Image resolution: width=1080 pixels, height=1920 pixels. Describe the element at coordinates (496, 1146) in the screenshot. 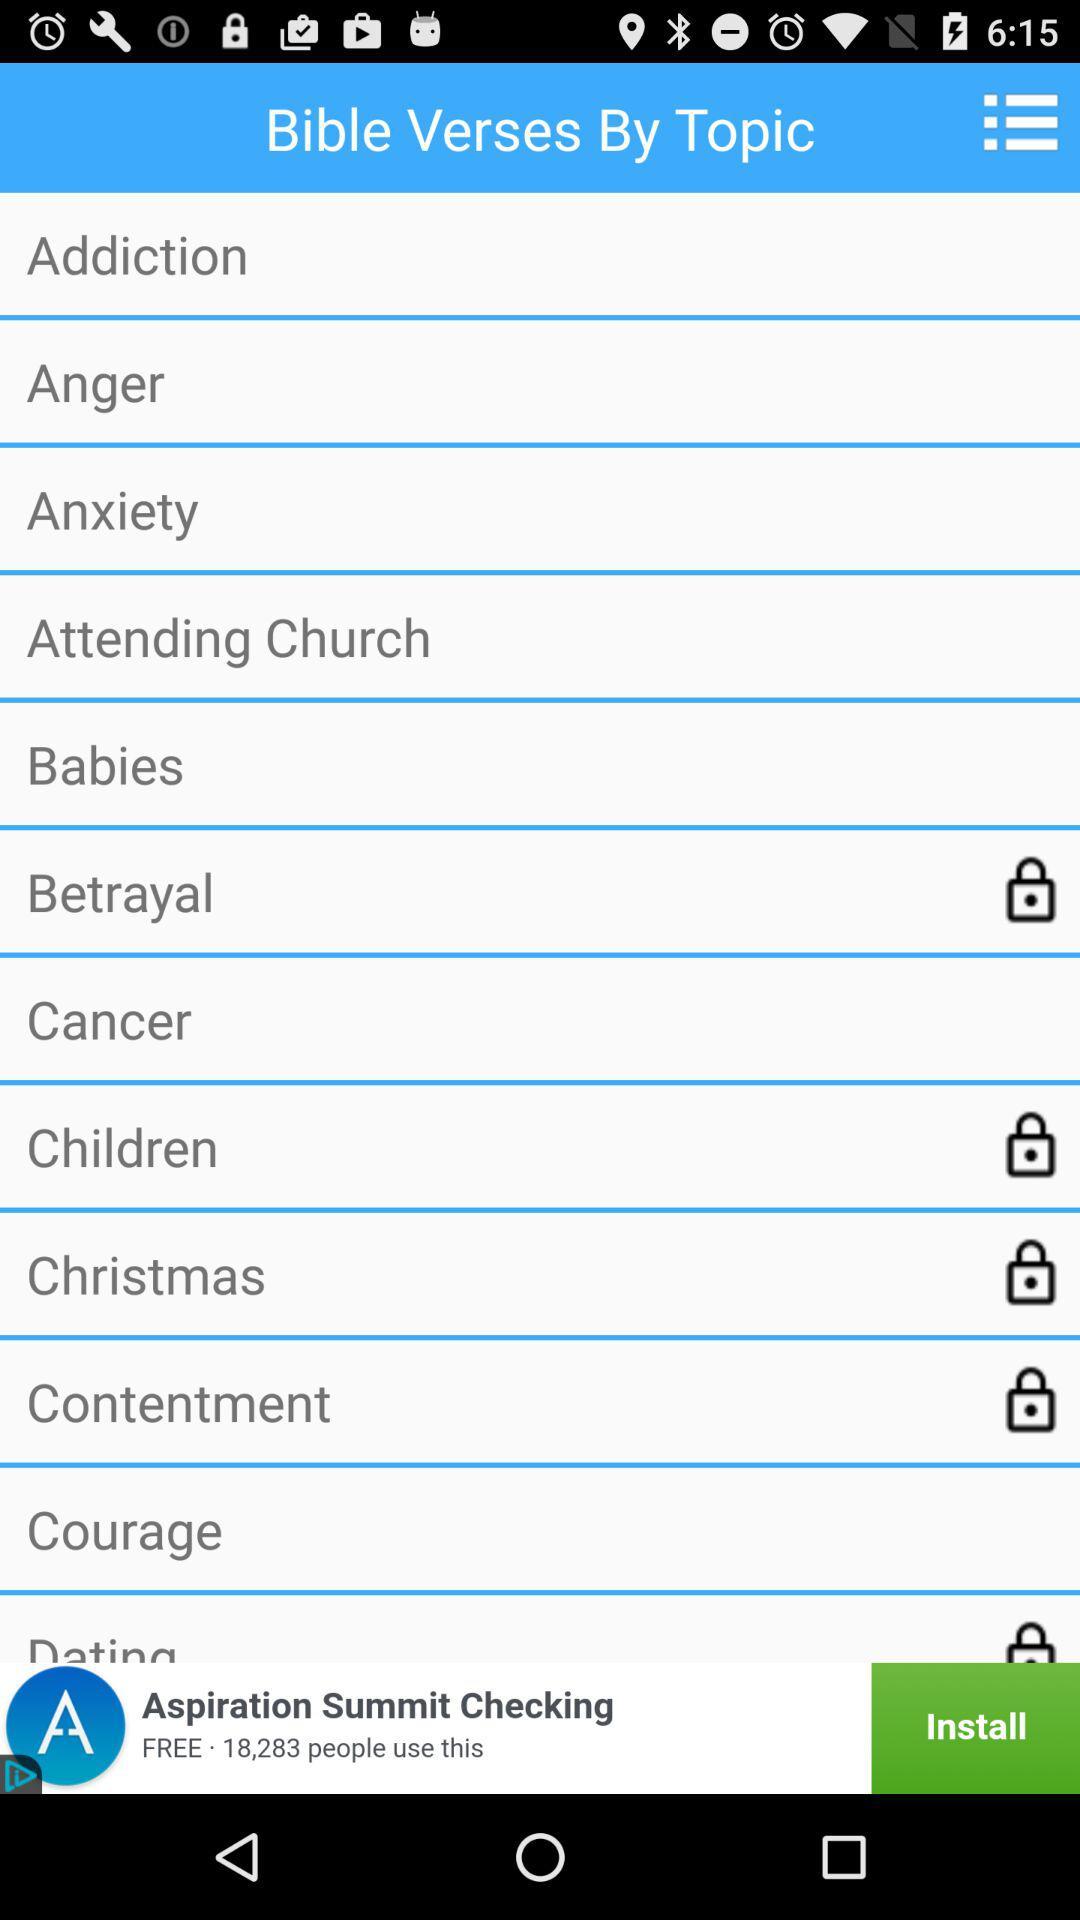

I see `icon above the christmas` at that location.